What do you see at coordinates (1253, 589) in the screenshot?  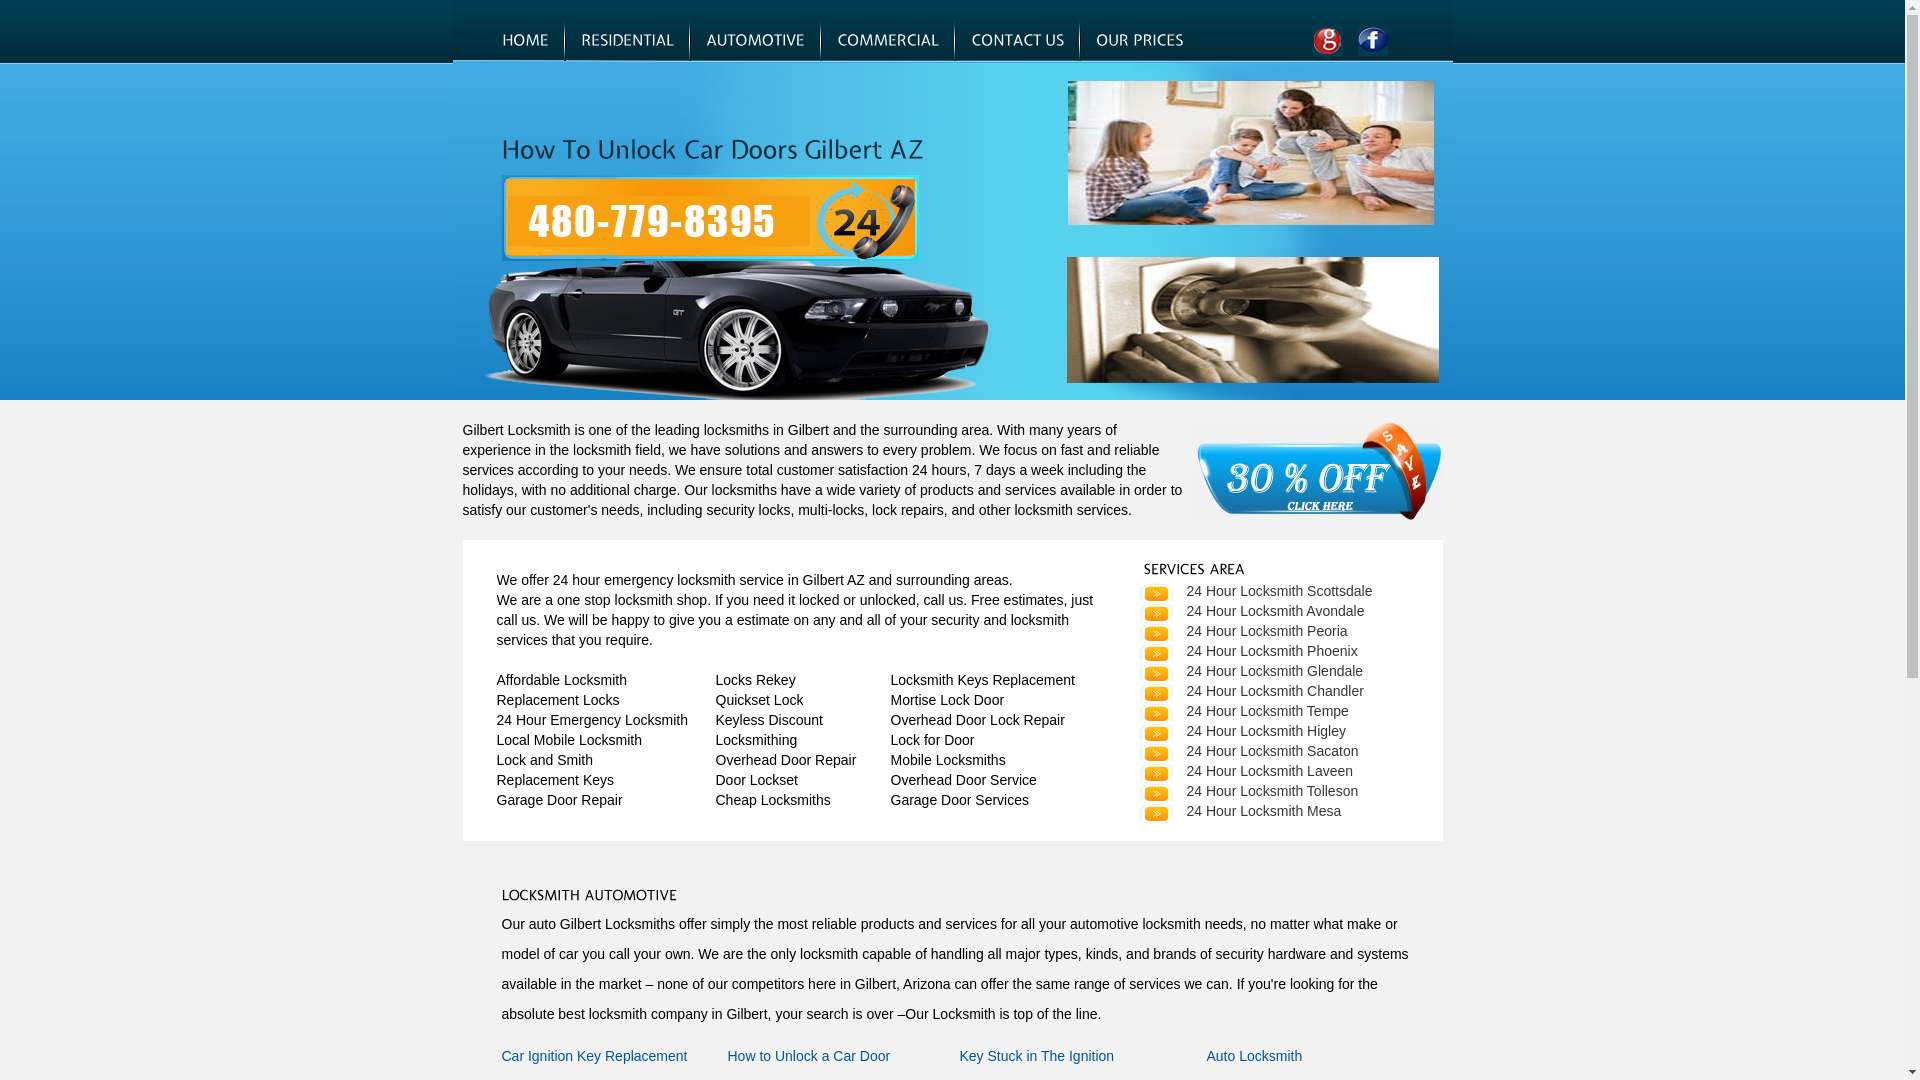 I see `'24 Hour Locksmith Scottsdale'` at bounding box center [1253, 589].